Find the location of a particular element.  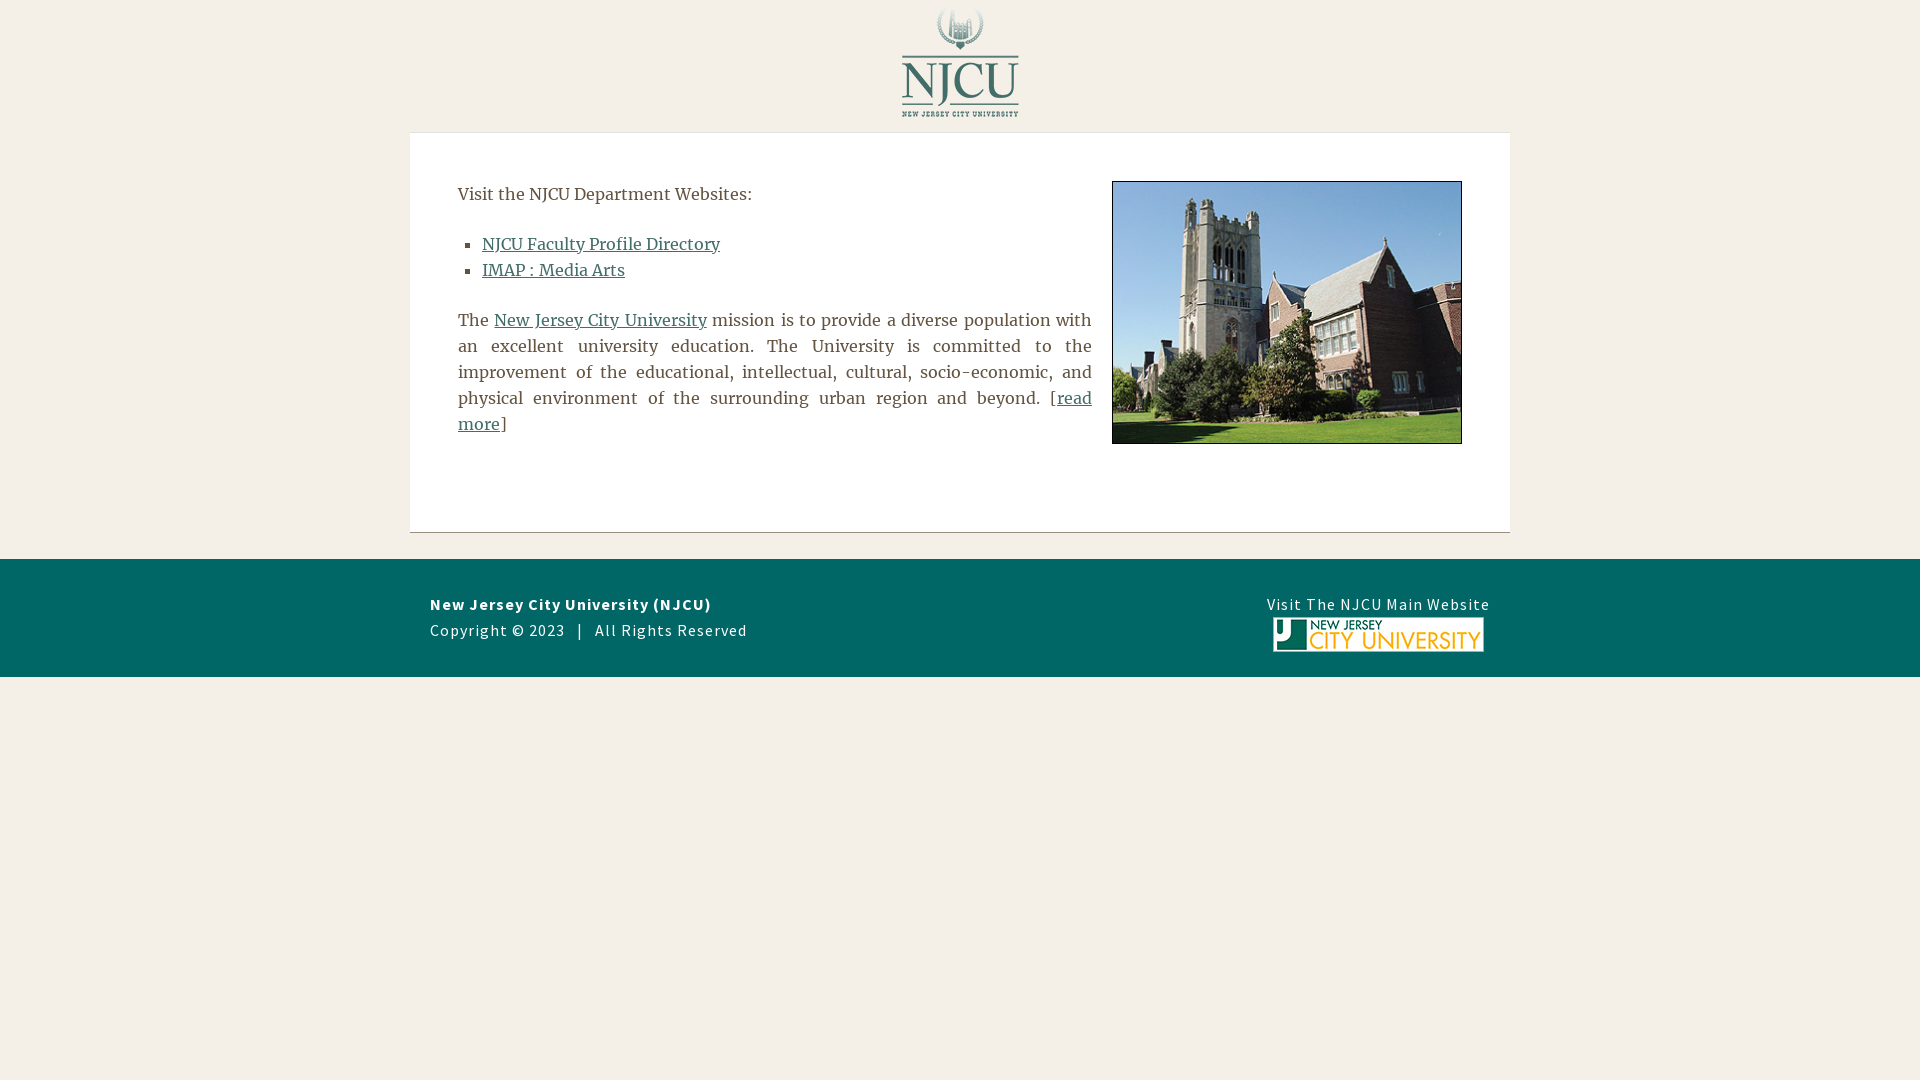

'NJCU is committed to excellence in education!' is located at coordinates (1286, 312).